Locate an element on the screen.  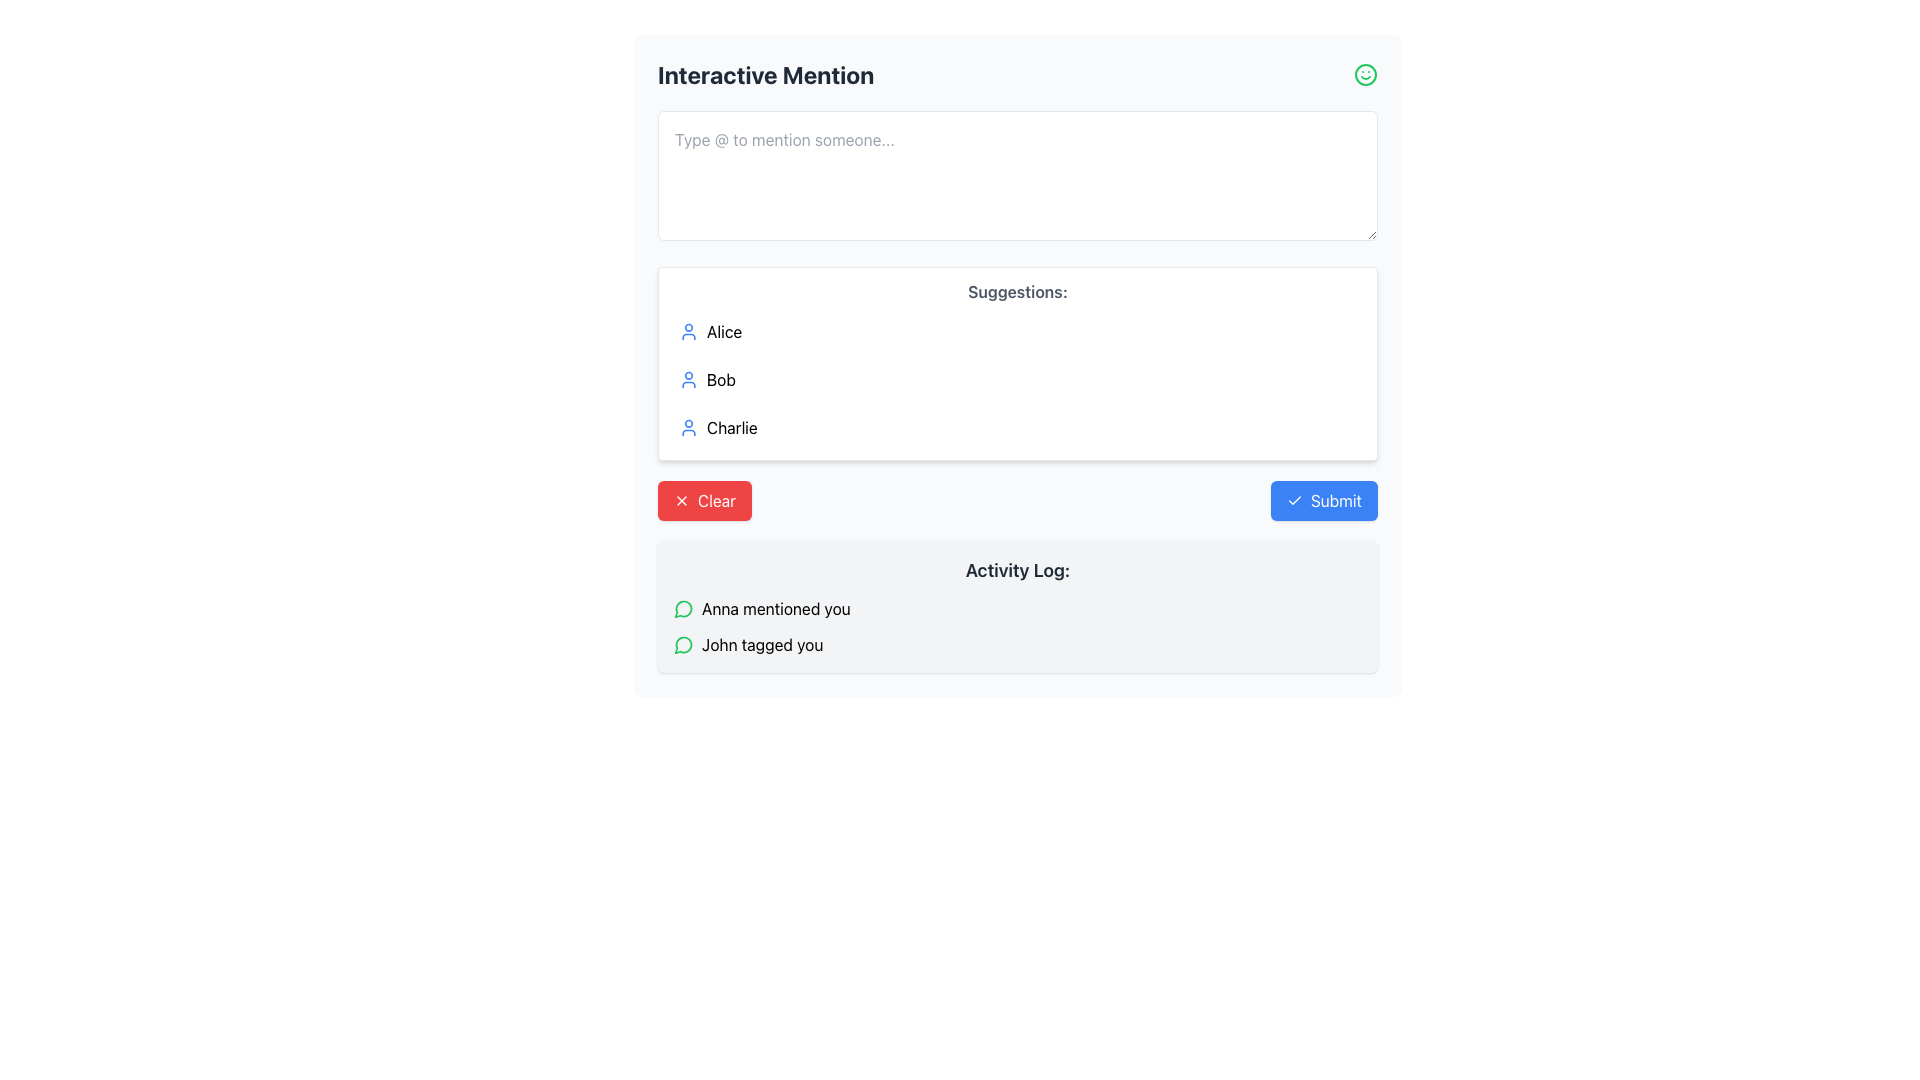
the reset button located to the left of the 'Submit' button is located at coordinates (705, 500).